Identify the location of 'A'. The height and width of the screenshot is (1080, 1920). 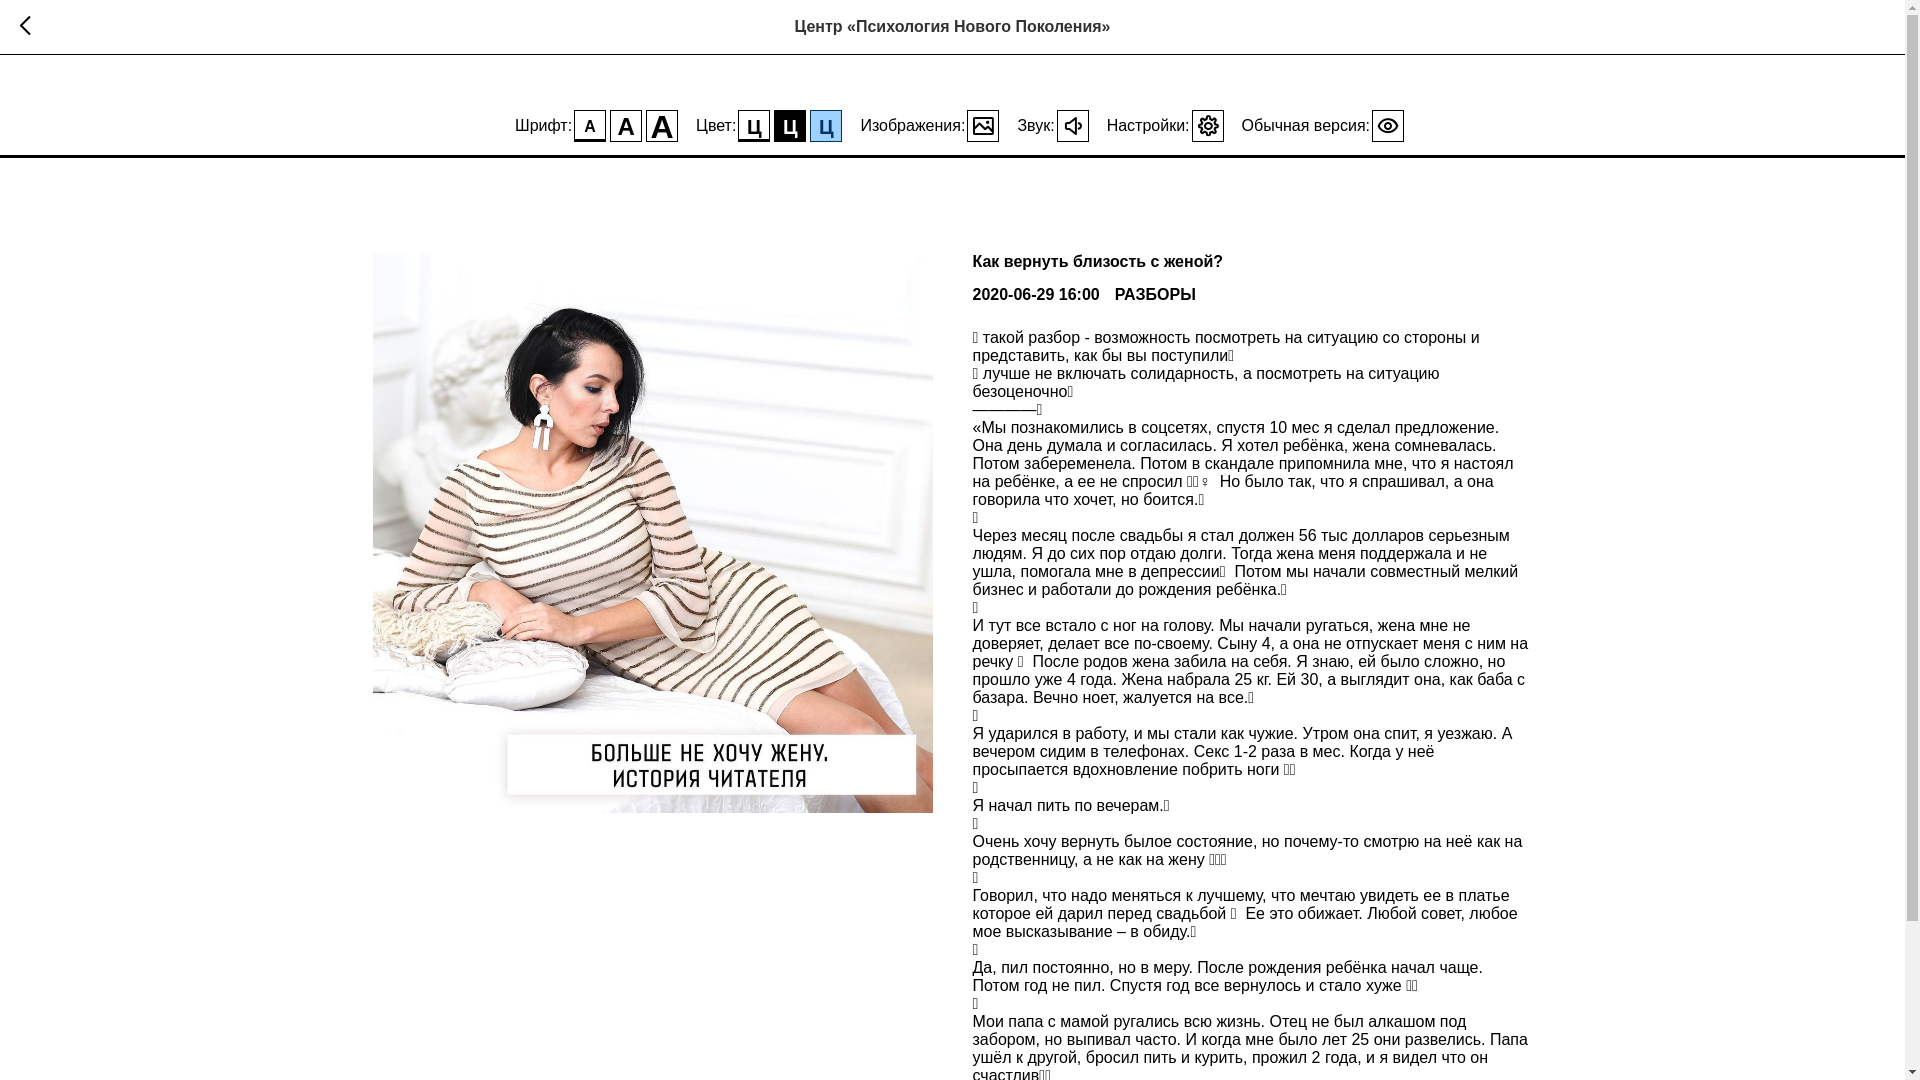
(589, 126).